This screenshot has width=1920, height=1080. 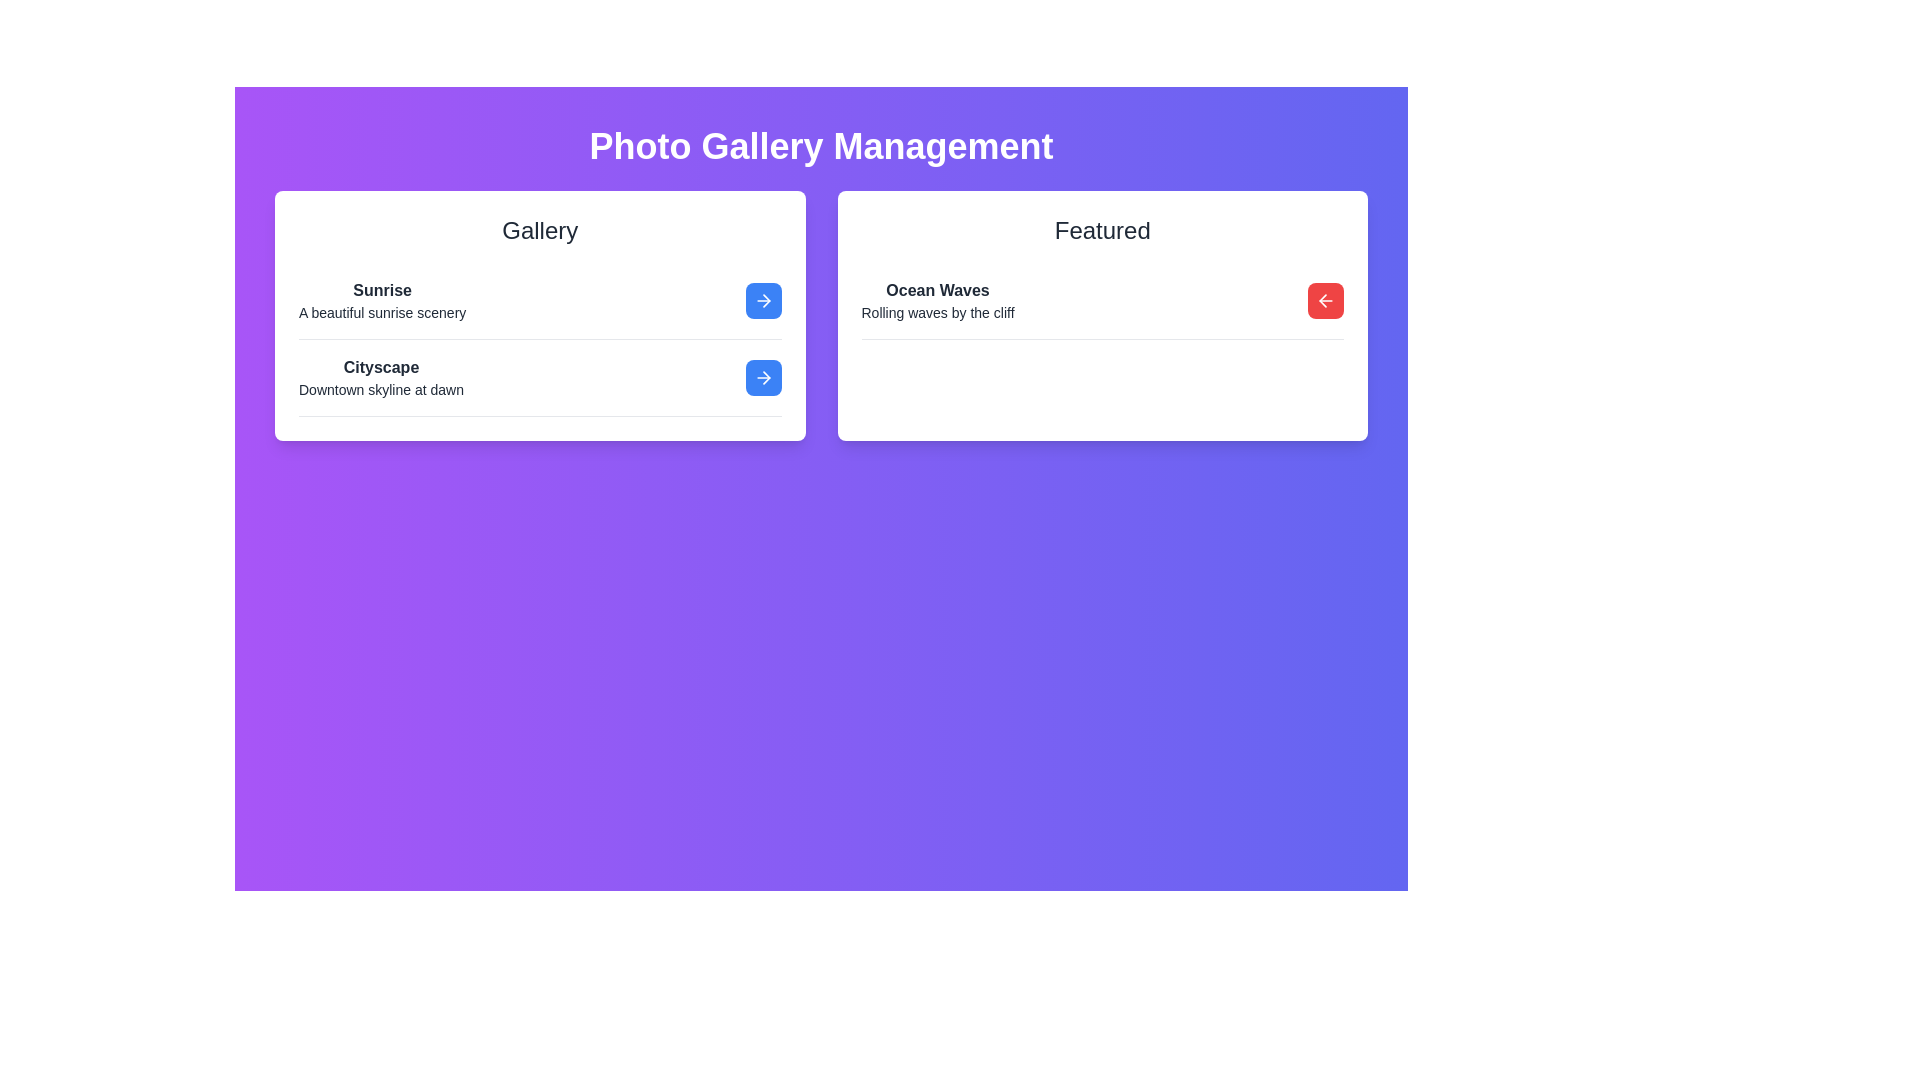 I want to click on the Icon button located in the top-right of the 'Featured' card, positioned to the right of the 'Ocean Waves' title and description, so click(x=1325, y=300).